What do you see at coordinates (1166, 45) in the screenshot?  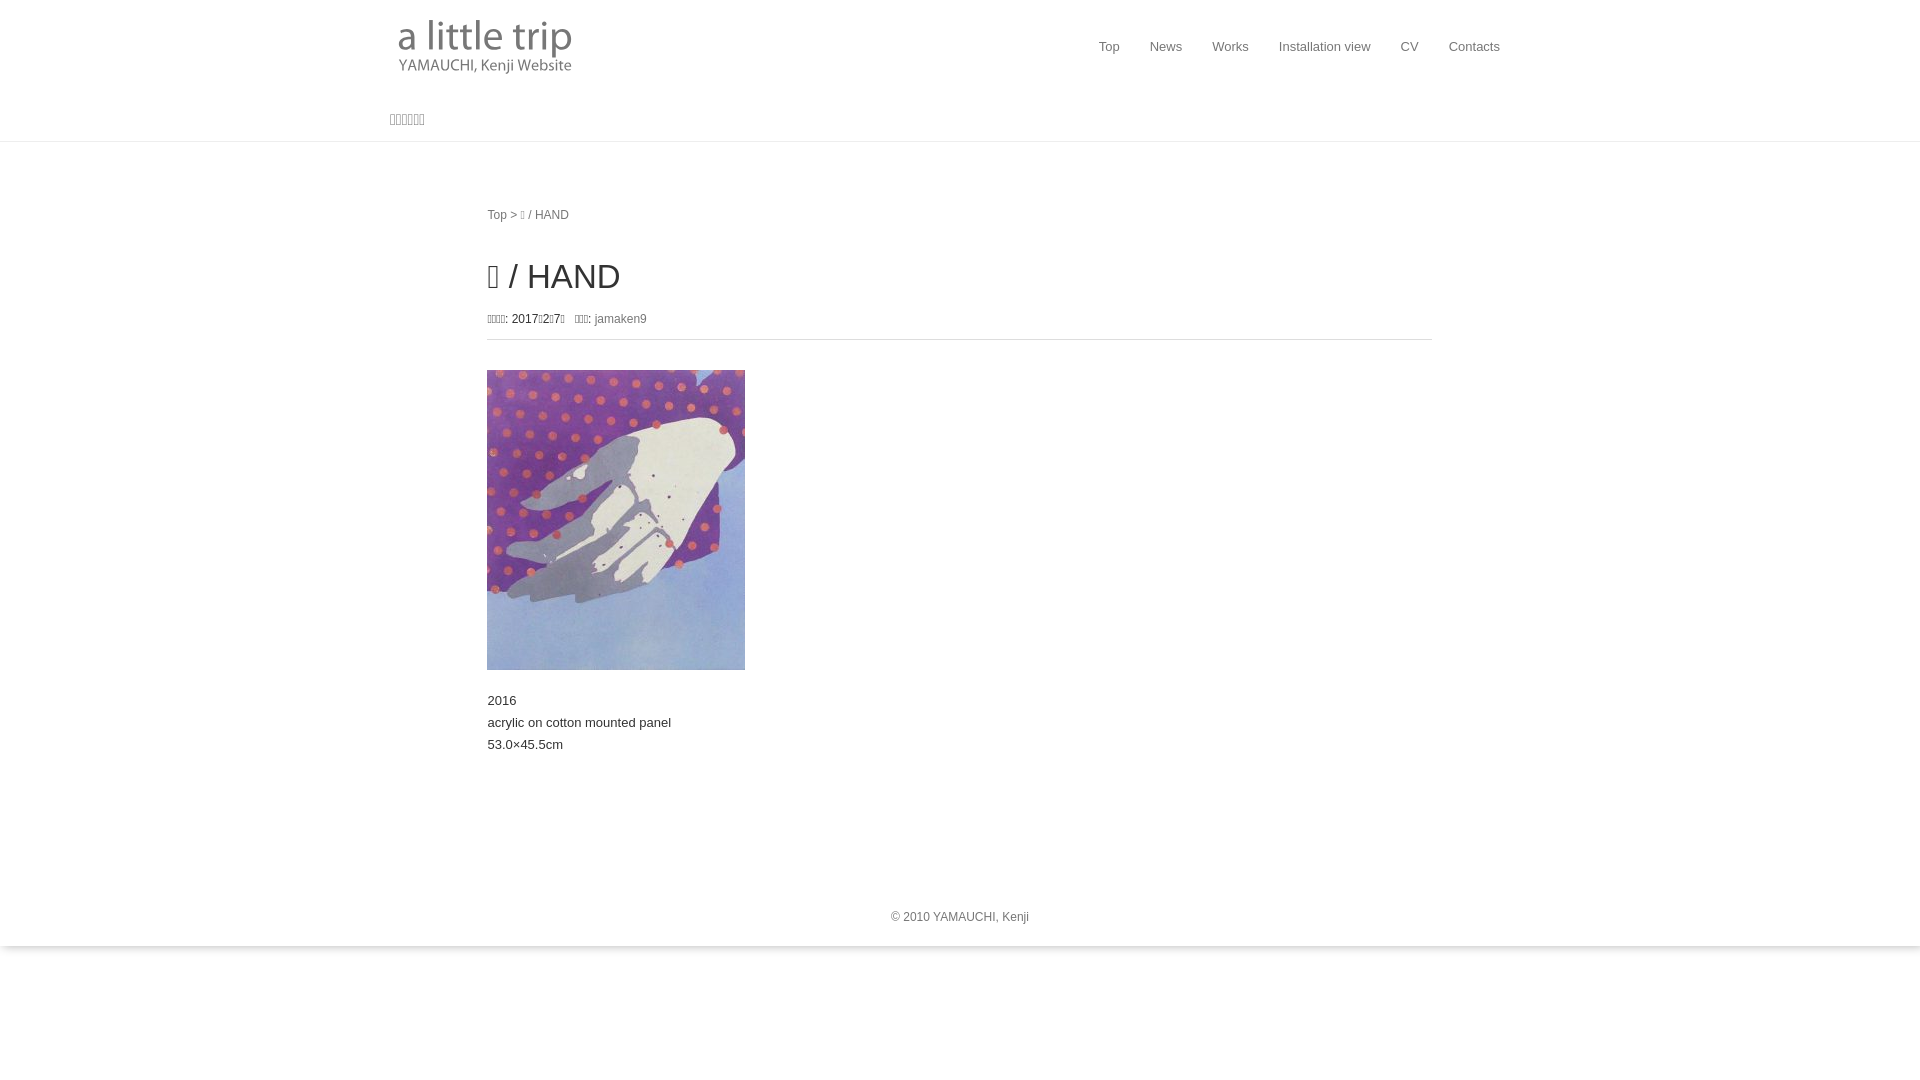 I see `'News'` at bounding box center [1166, 45].